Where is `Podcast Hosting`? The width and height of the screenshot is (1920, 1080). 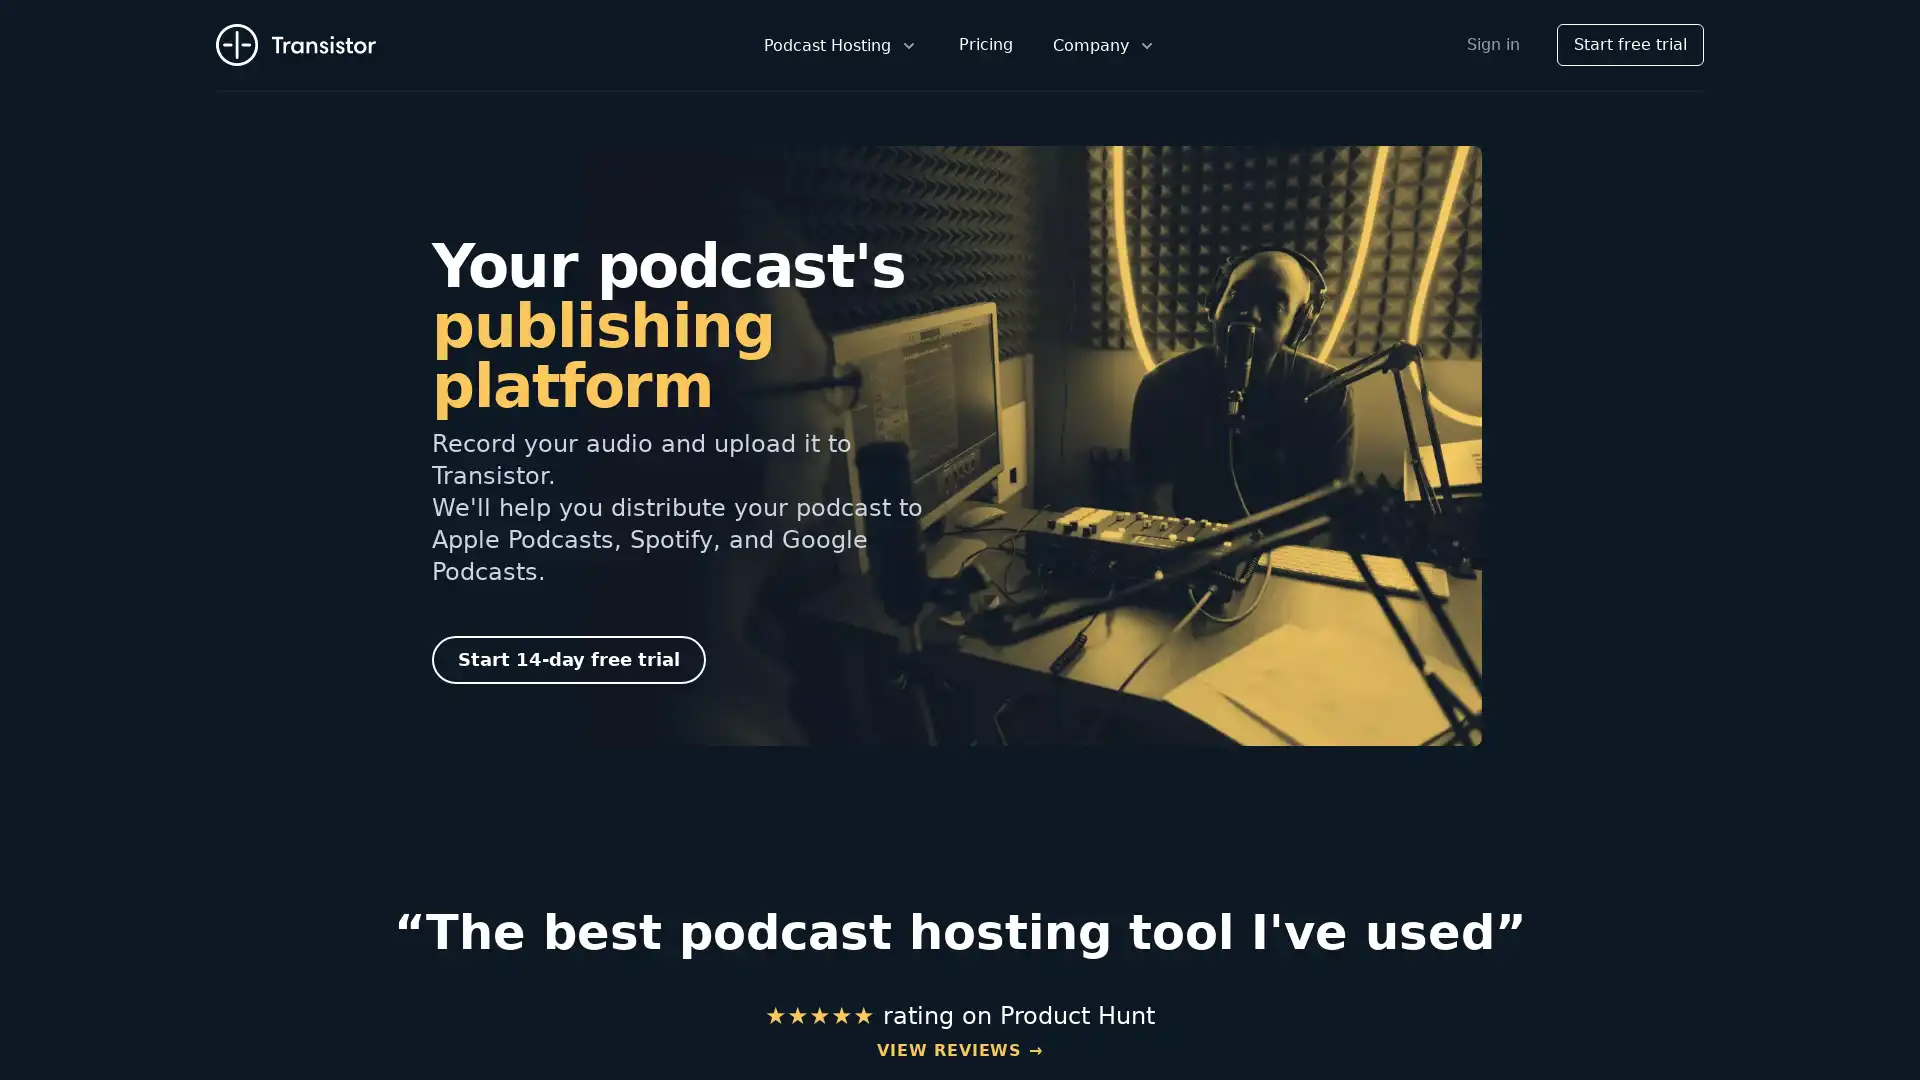 Podcast Hosting is located at coordinates (840, 45).